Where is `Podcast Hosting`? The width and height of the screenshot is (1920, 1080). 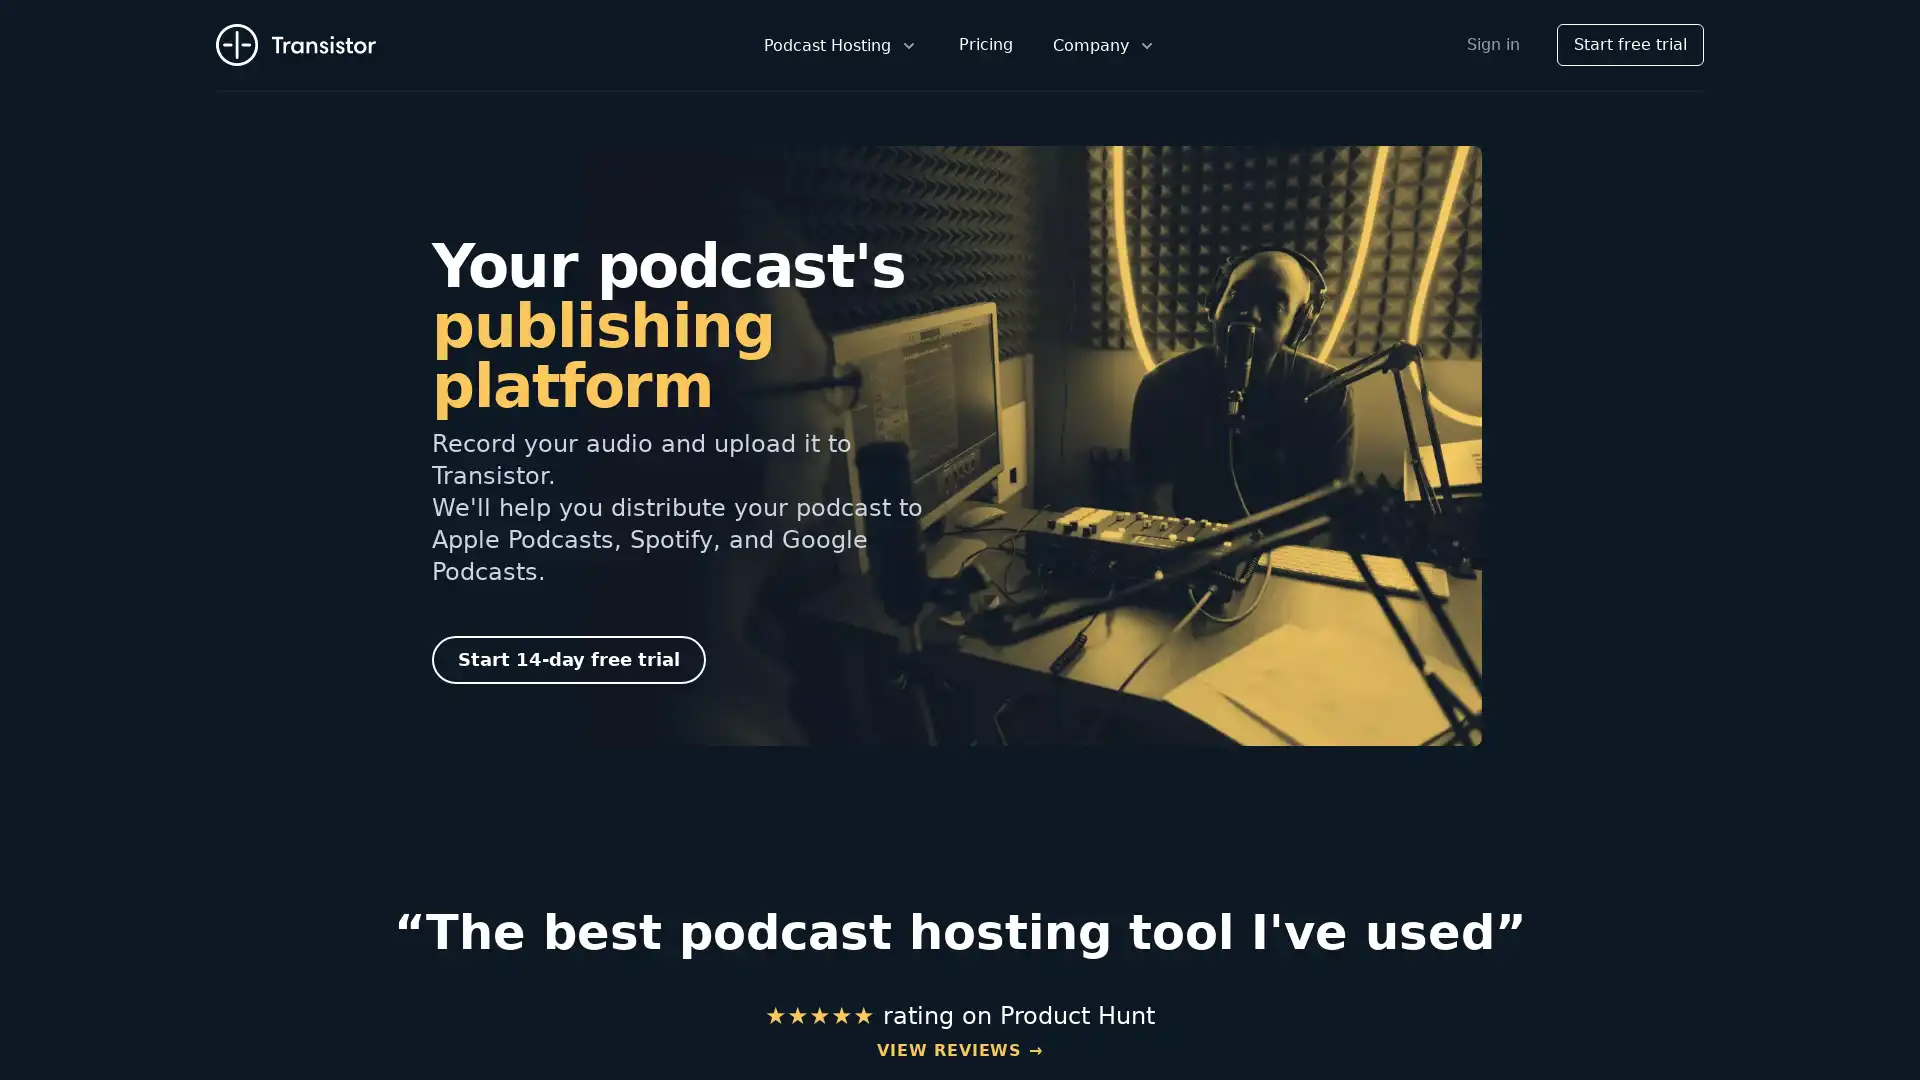 Podcast Hosting is located at coordinates (840, 45).